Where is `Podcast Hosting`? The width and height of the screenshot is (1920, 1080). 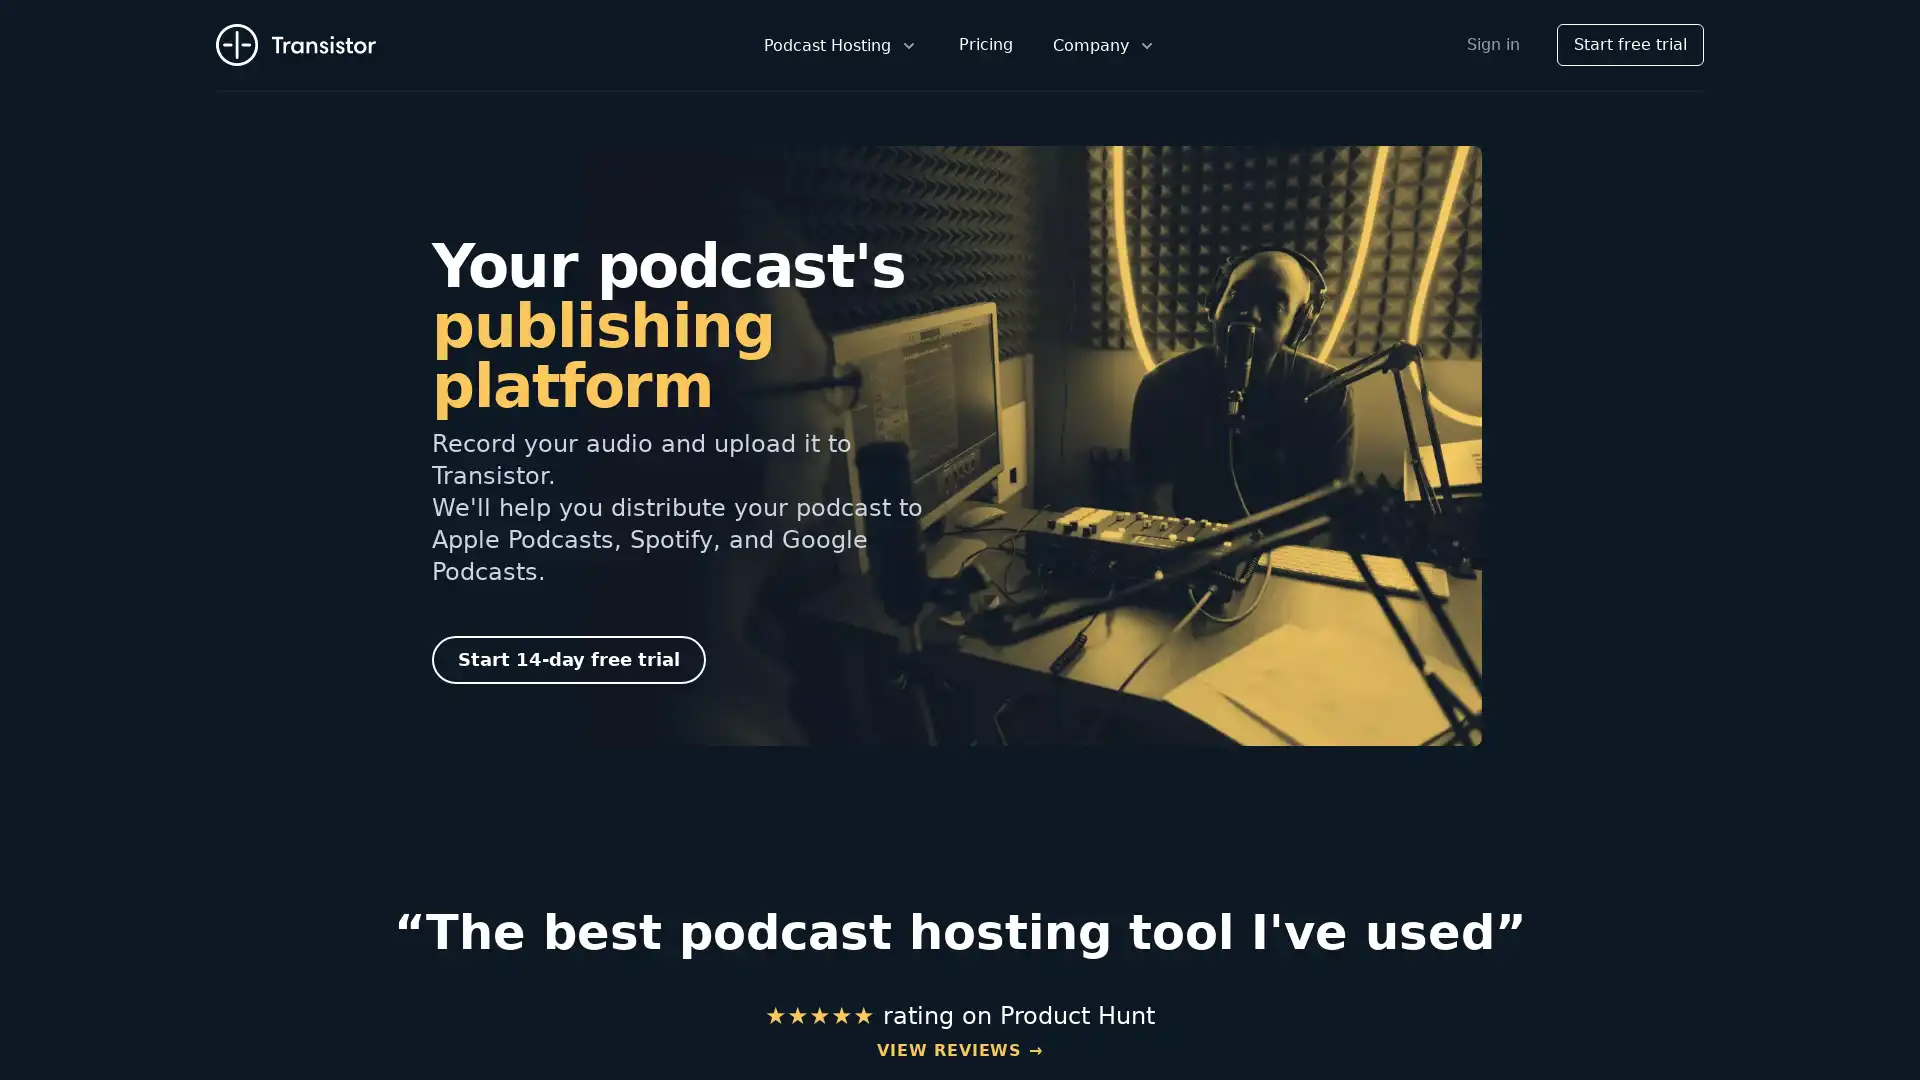 Podcast Hosting is located at coordinates (840, 45).